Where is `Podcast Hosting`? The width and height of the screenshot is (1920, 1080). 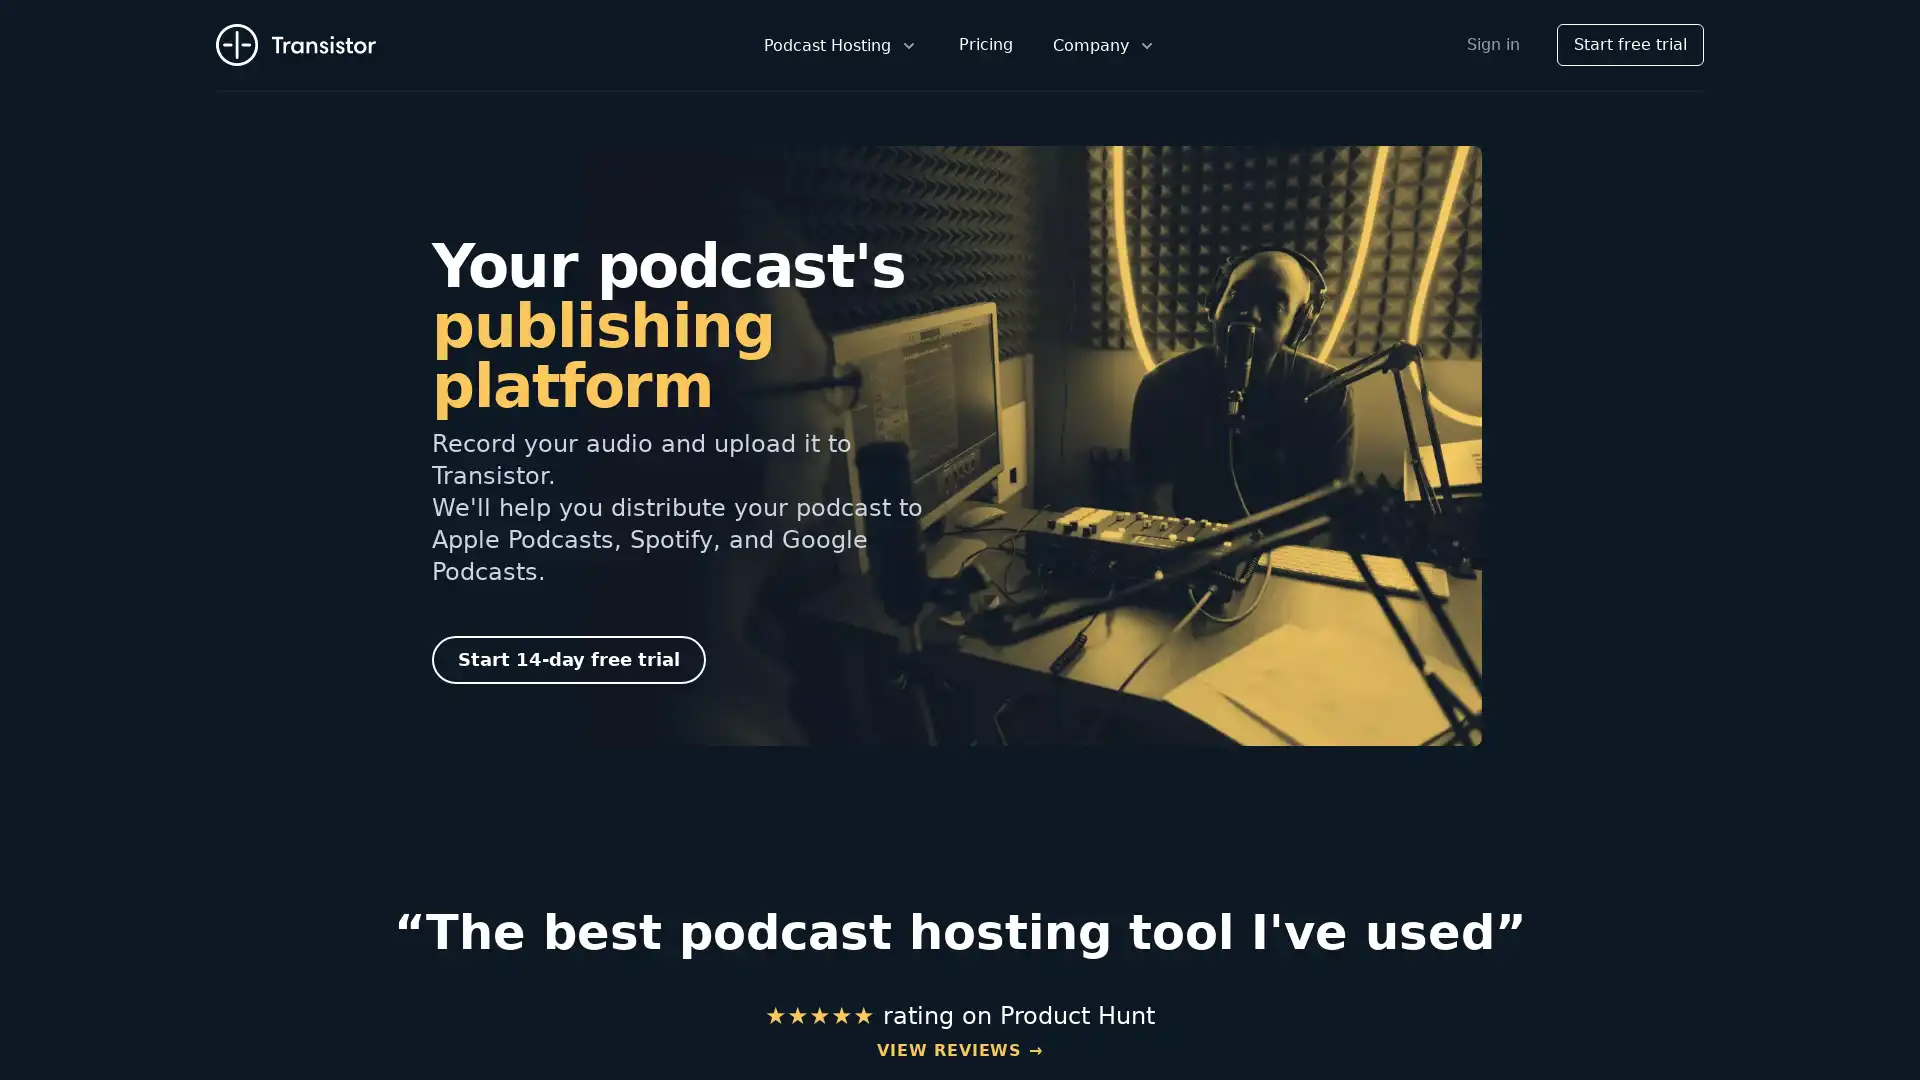 Podcast Hosting is located at coordinates (840, 45).